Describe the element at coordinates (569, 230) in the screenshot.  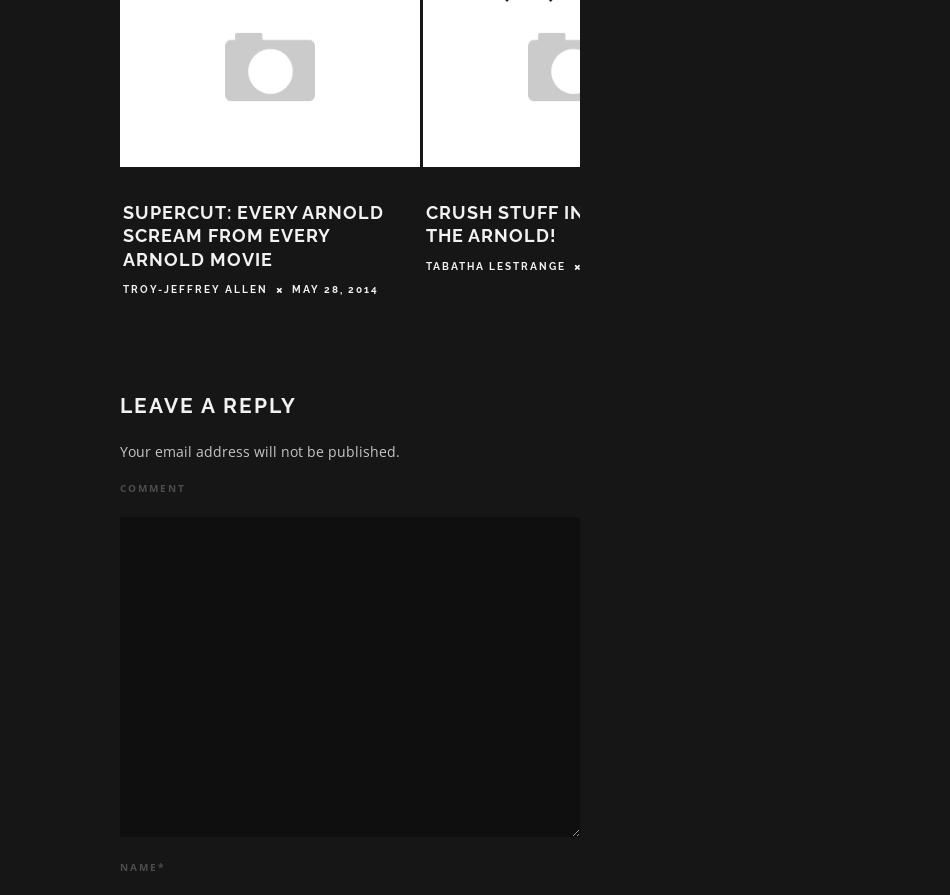
I see `'CRUSH STUFF IN A TANK WITH THE ARNOLD!'` at that location.